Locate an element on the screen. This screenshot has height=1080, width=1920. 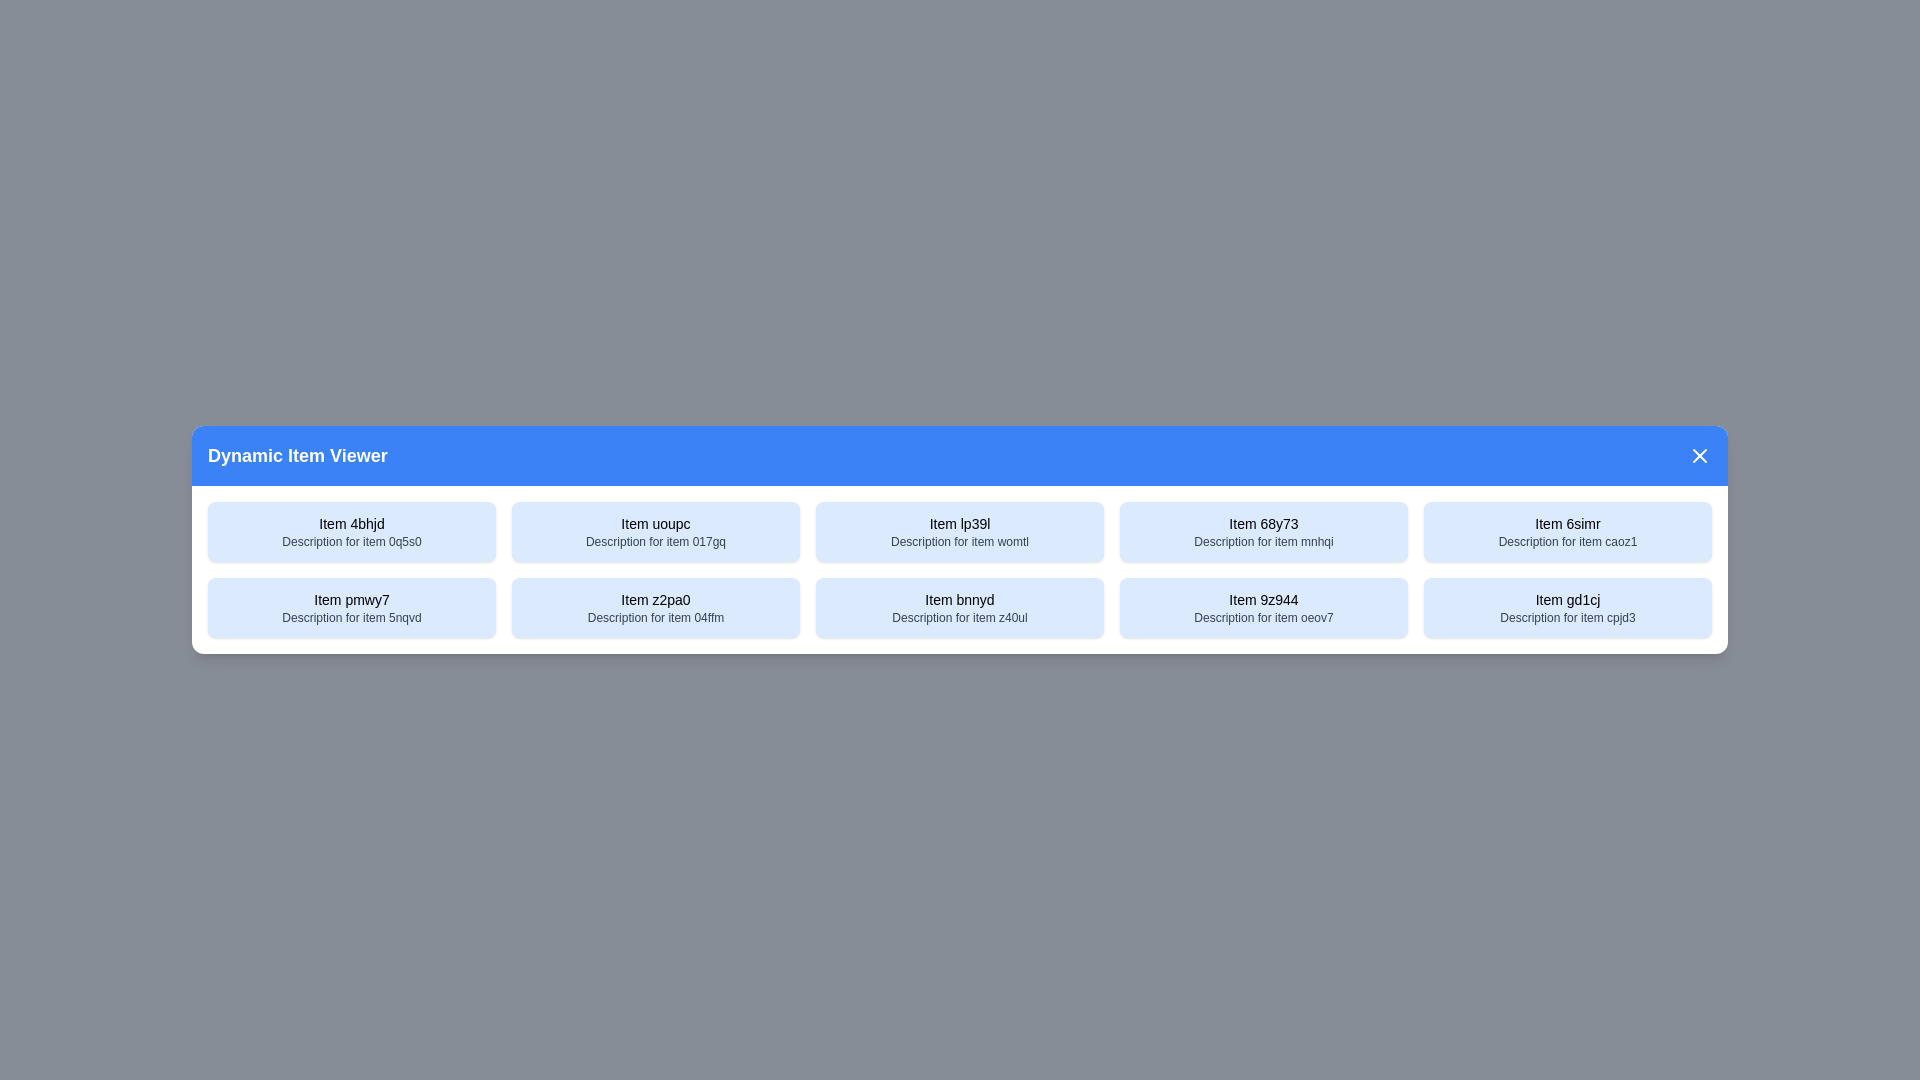
the item with title Item 4bhjd to select it is located at coordinates (351, 531).